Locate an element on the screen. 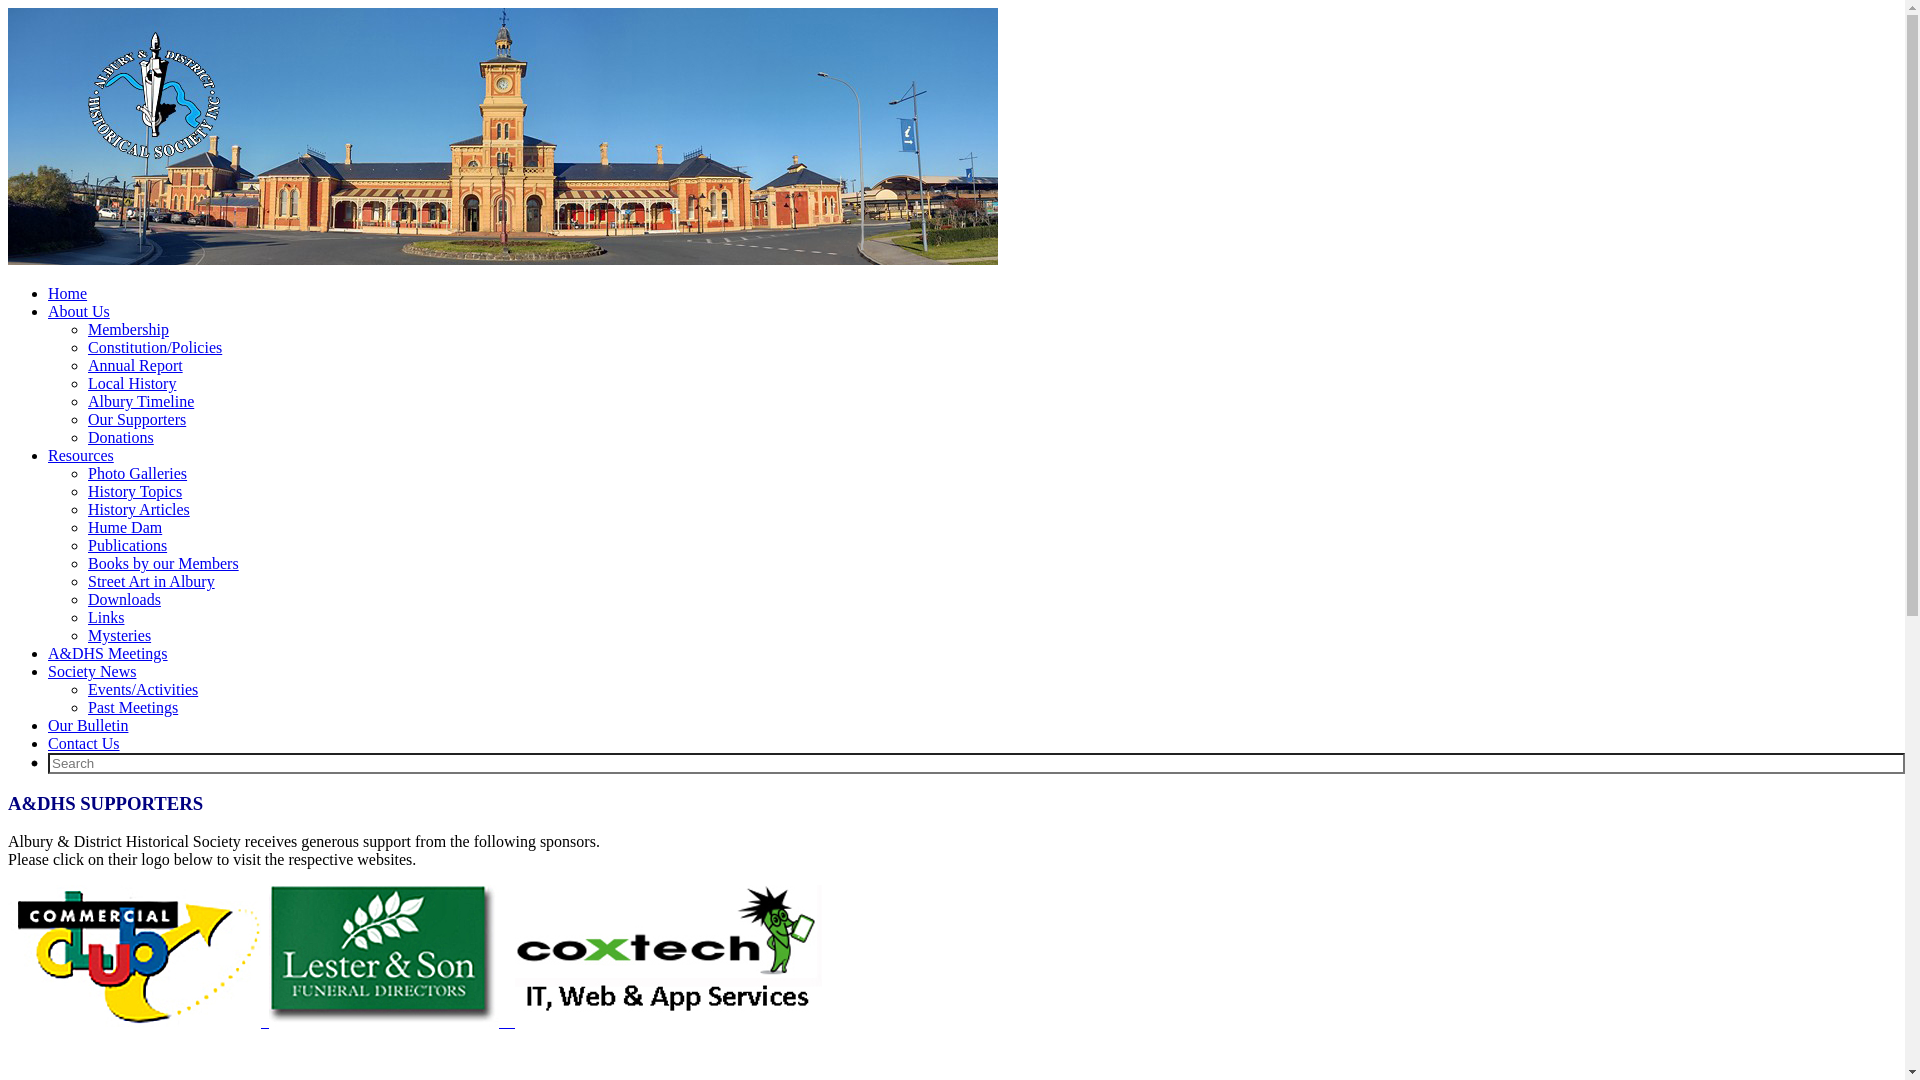 This screenshot has height=1080, width=1920. 'Membership' is located at coordinates (127, 328).